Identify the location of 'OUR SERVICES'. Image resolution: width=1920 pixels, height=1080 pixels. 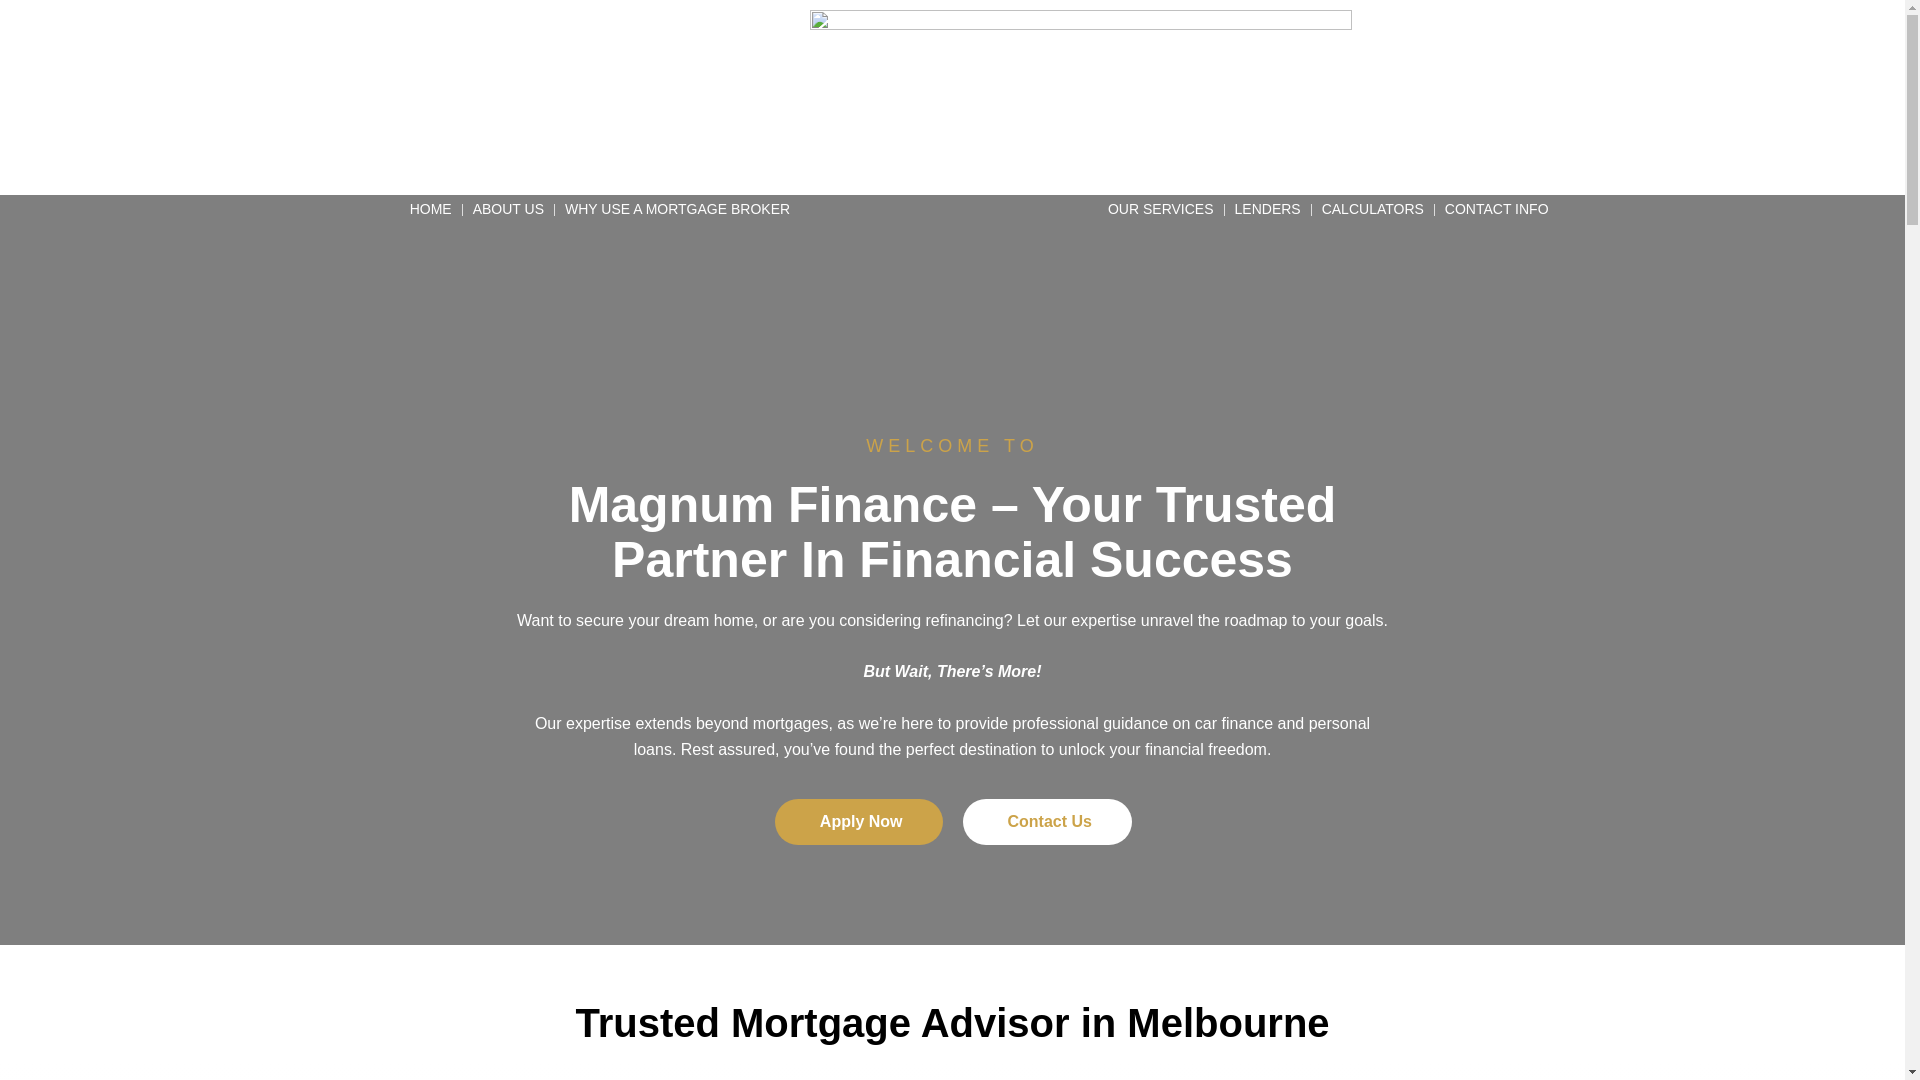
(1161, 209).